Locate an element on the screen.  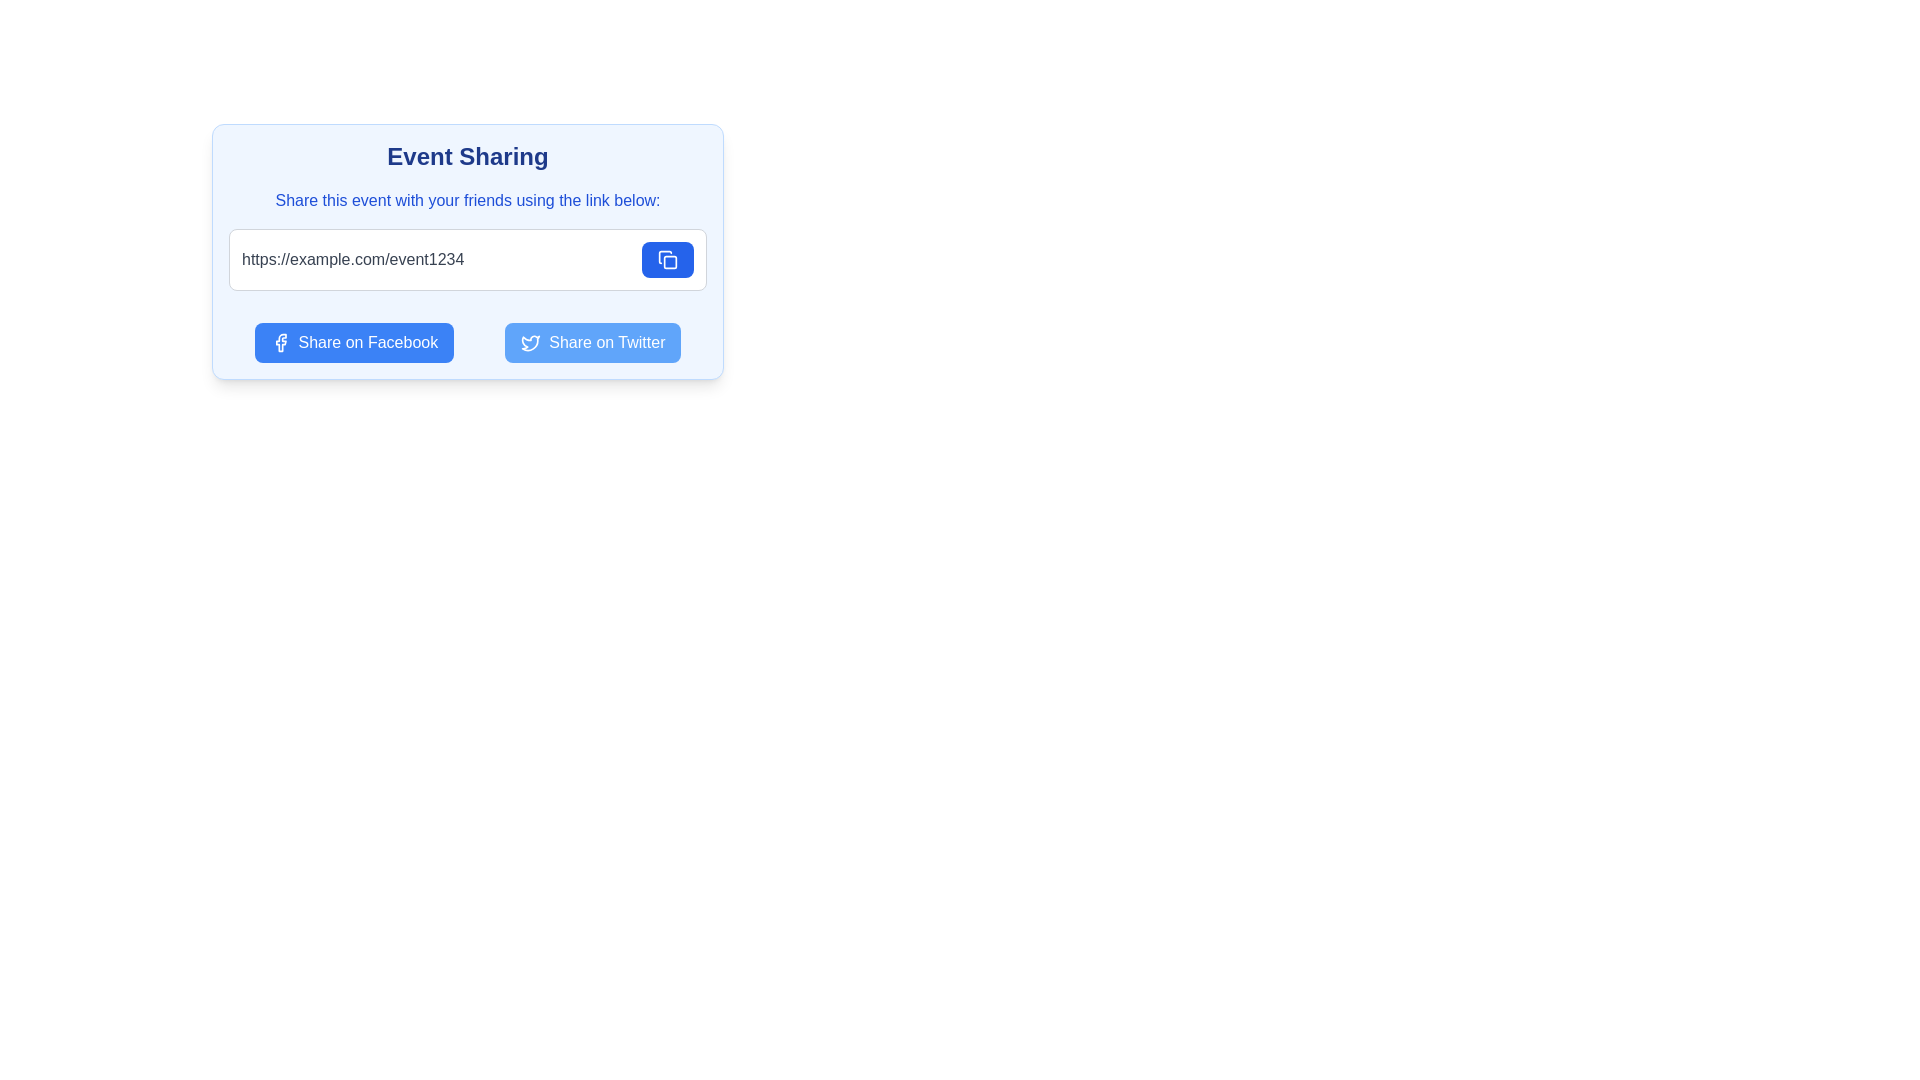
the Facebook logo icon, which is styled with an outline vector design and is located inside the 'Share on Facebook' button in the 'Event Sharing' dialog box is located at coordinates (279, 342).